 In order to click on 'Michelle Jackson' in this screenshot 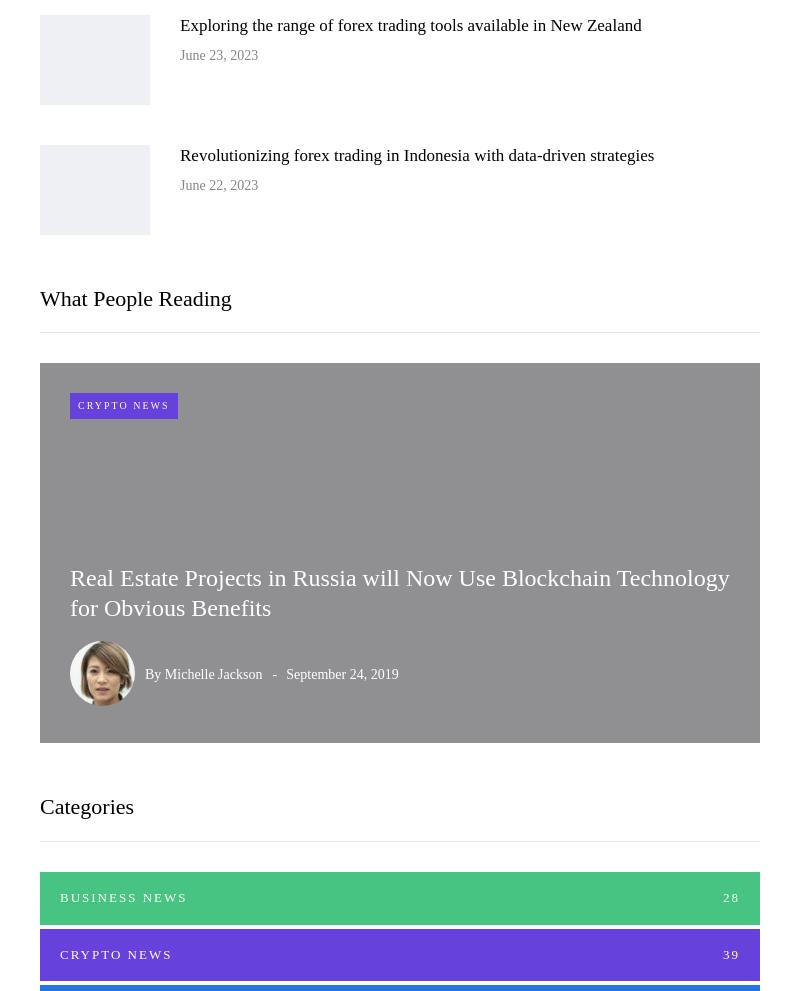, I will do `click(212, 673)`.